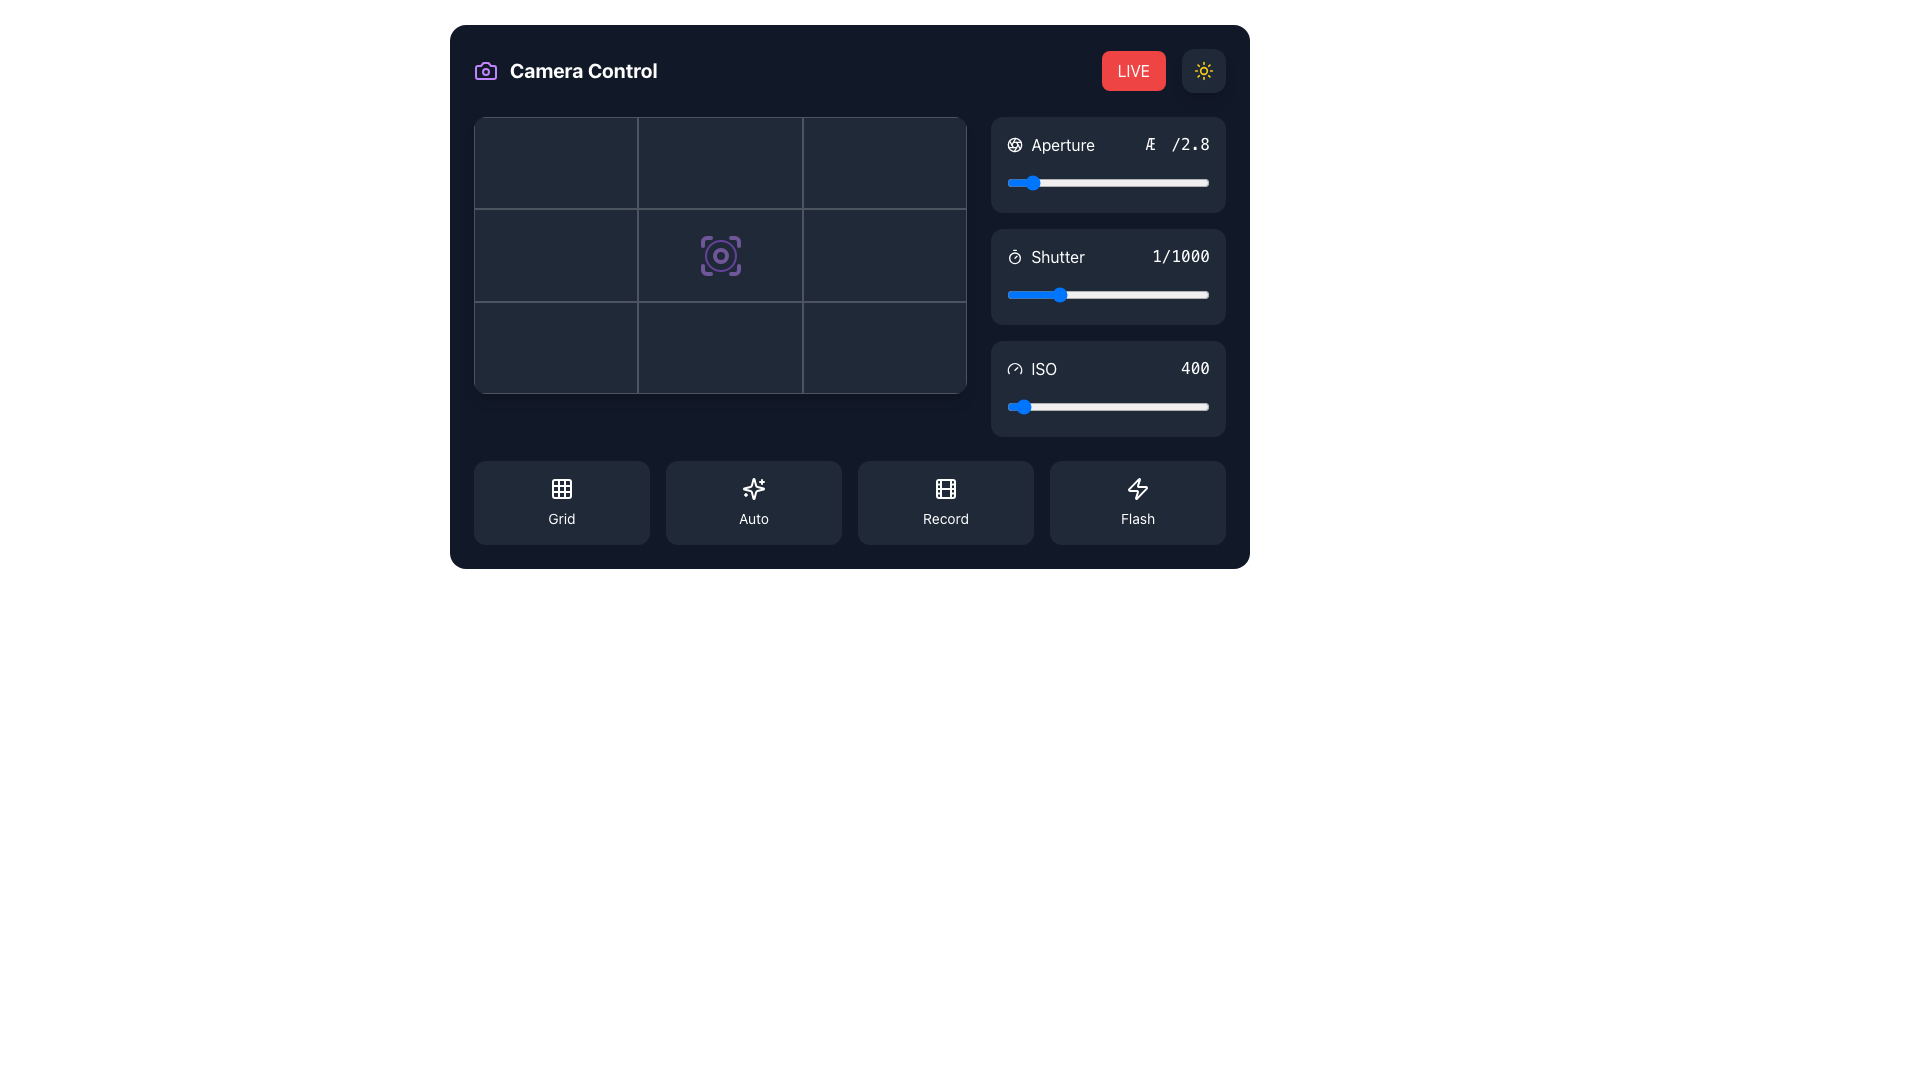 The width and height of the screenshot is (1920, 1080). I want to click on the camera icon segment located in the top-left corner of the interface, which is part of the camera representation beside the 'Camera Control' label, so click(485, 69).